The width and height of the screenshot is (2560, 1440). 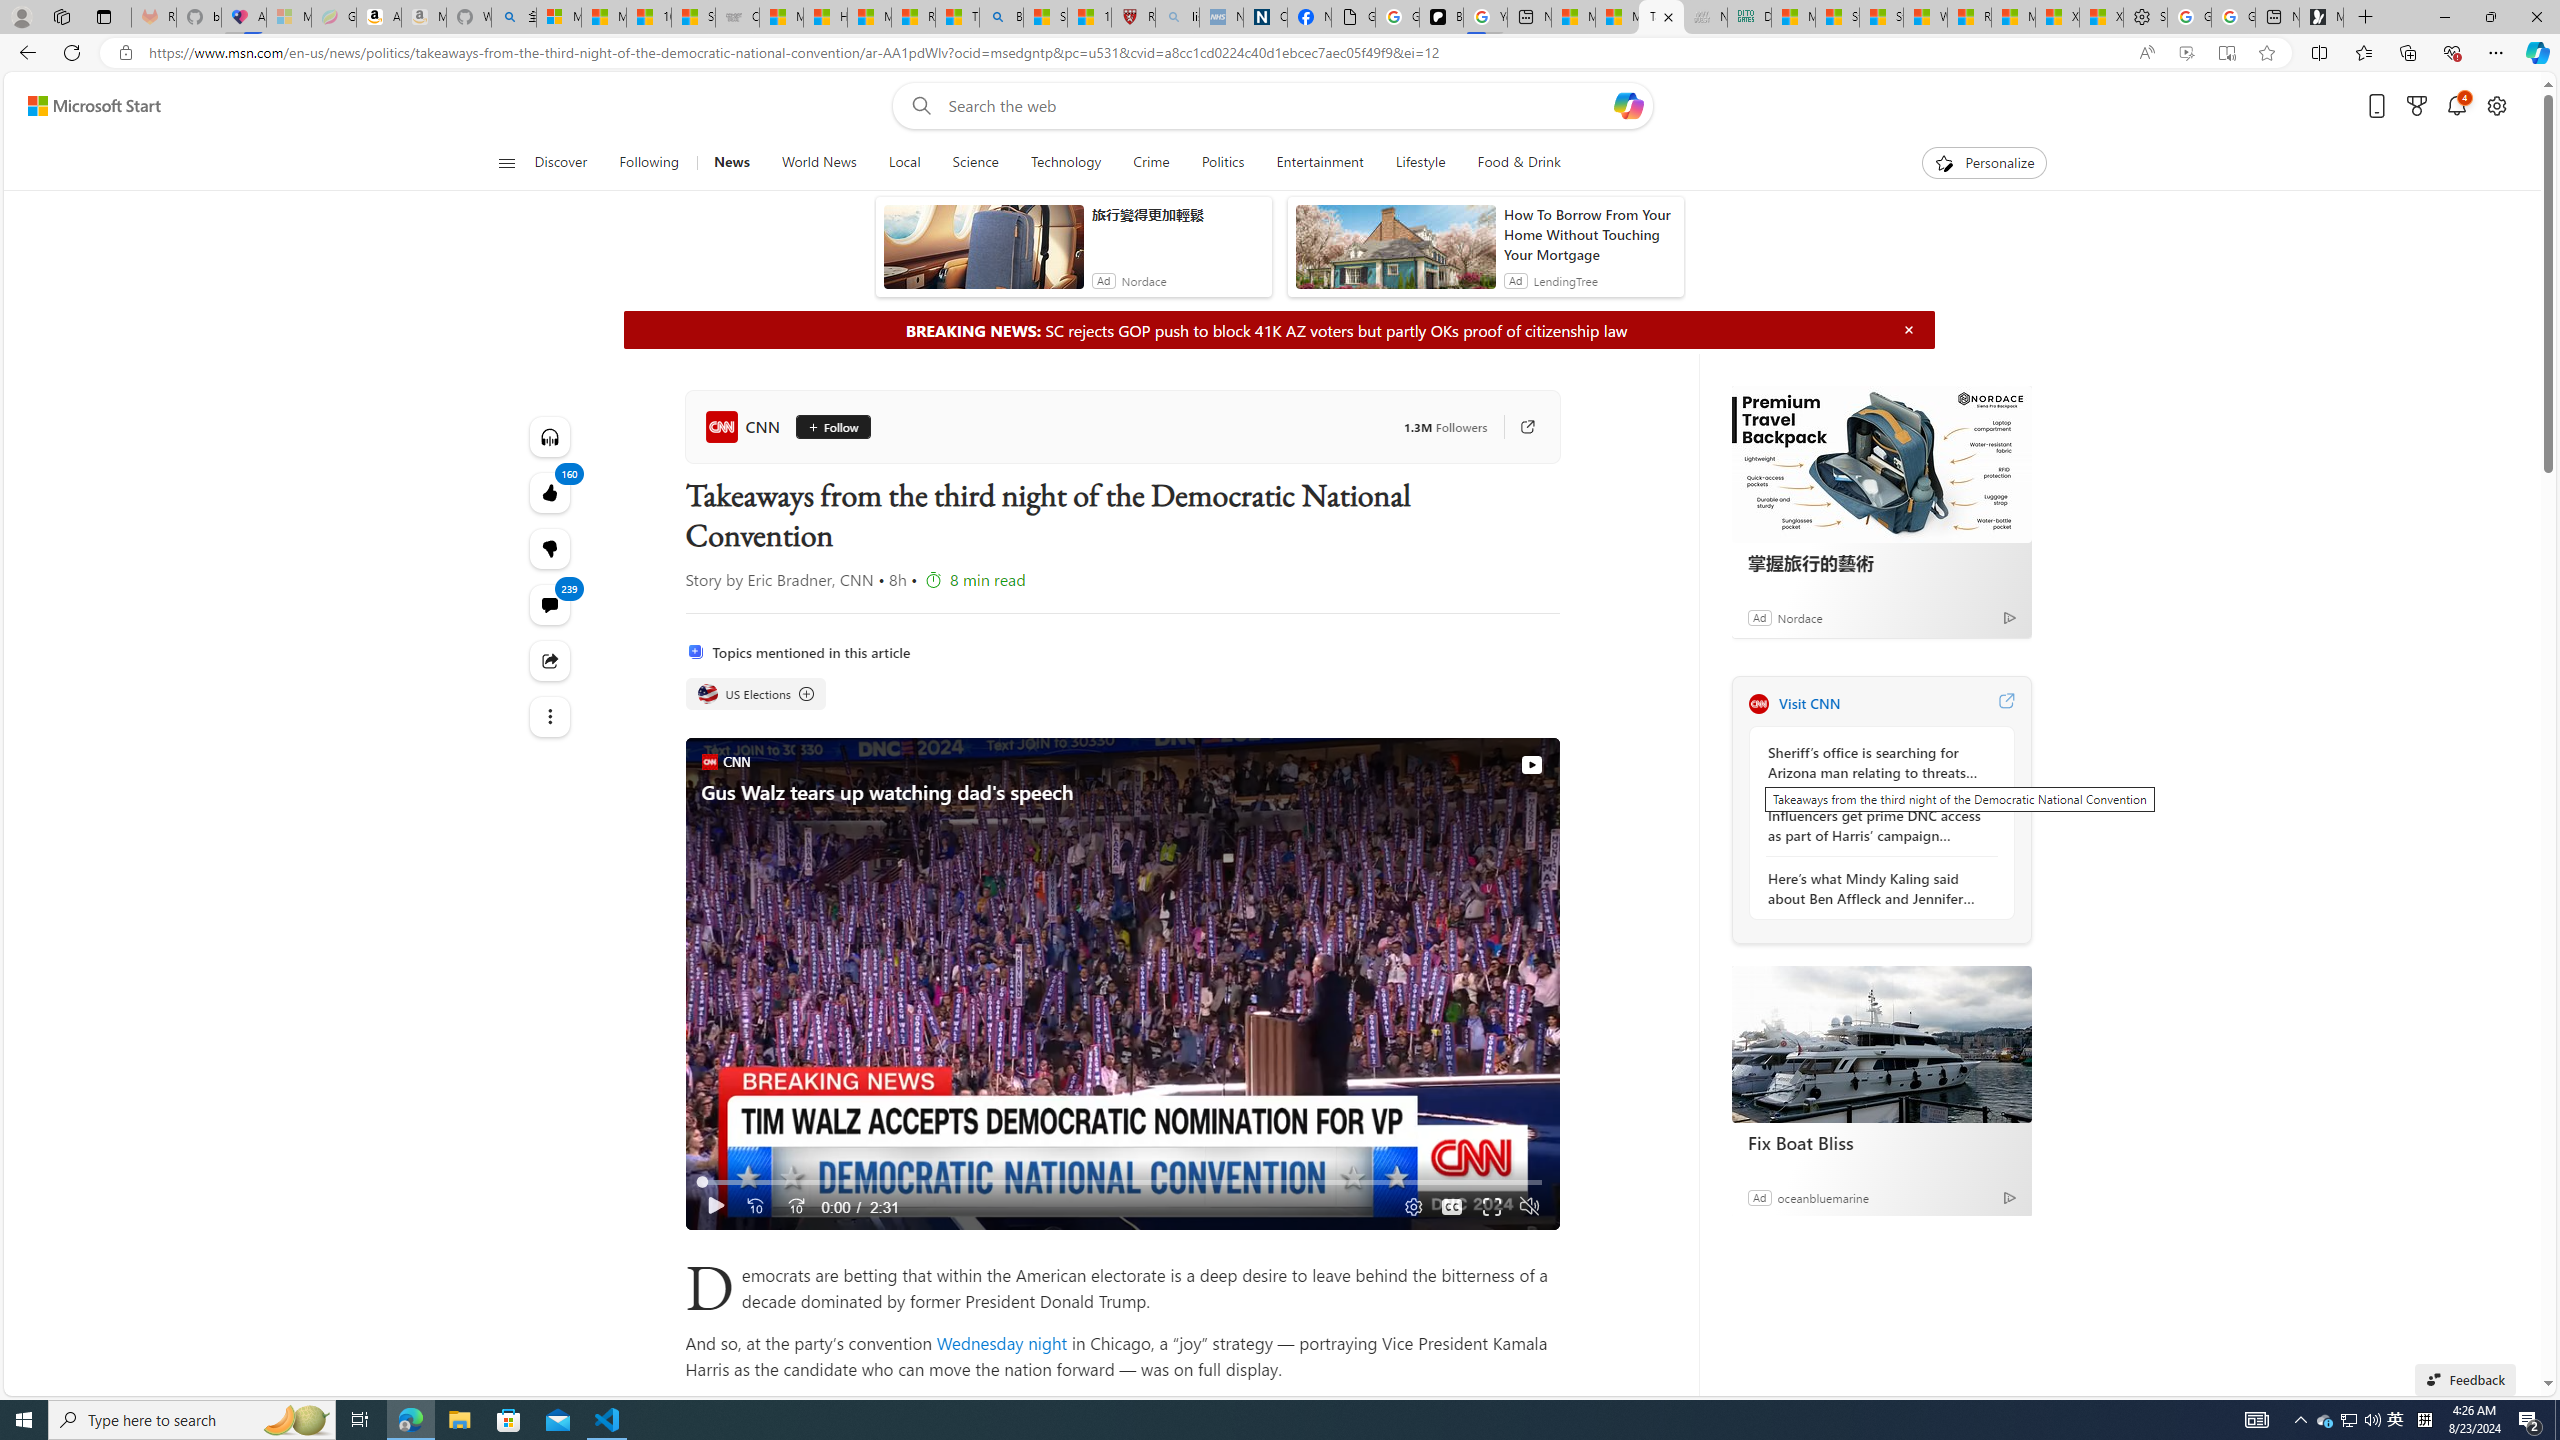 I want to click on 'Lifestyle', so click(x=1419, y=162).